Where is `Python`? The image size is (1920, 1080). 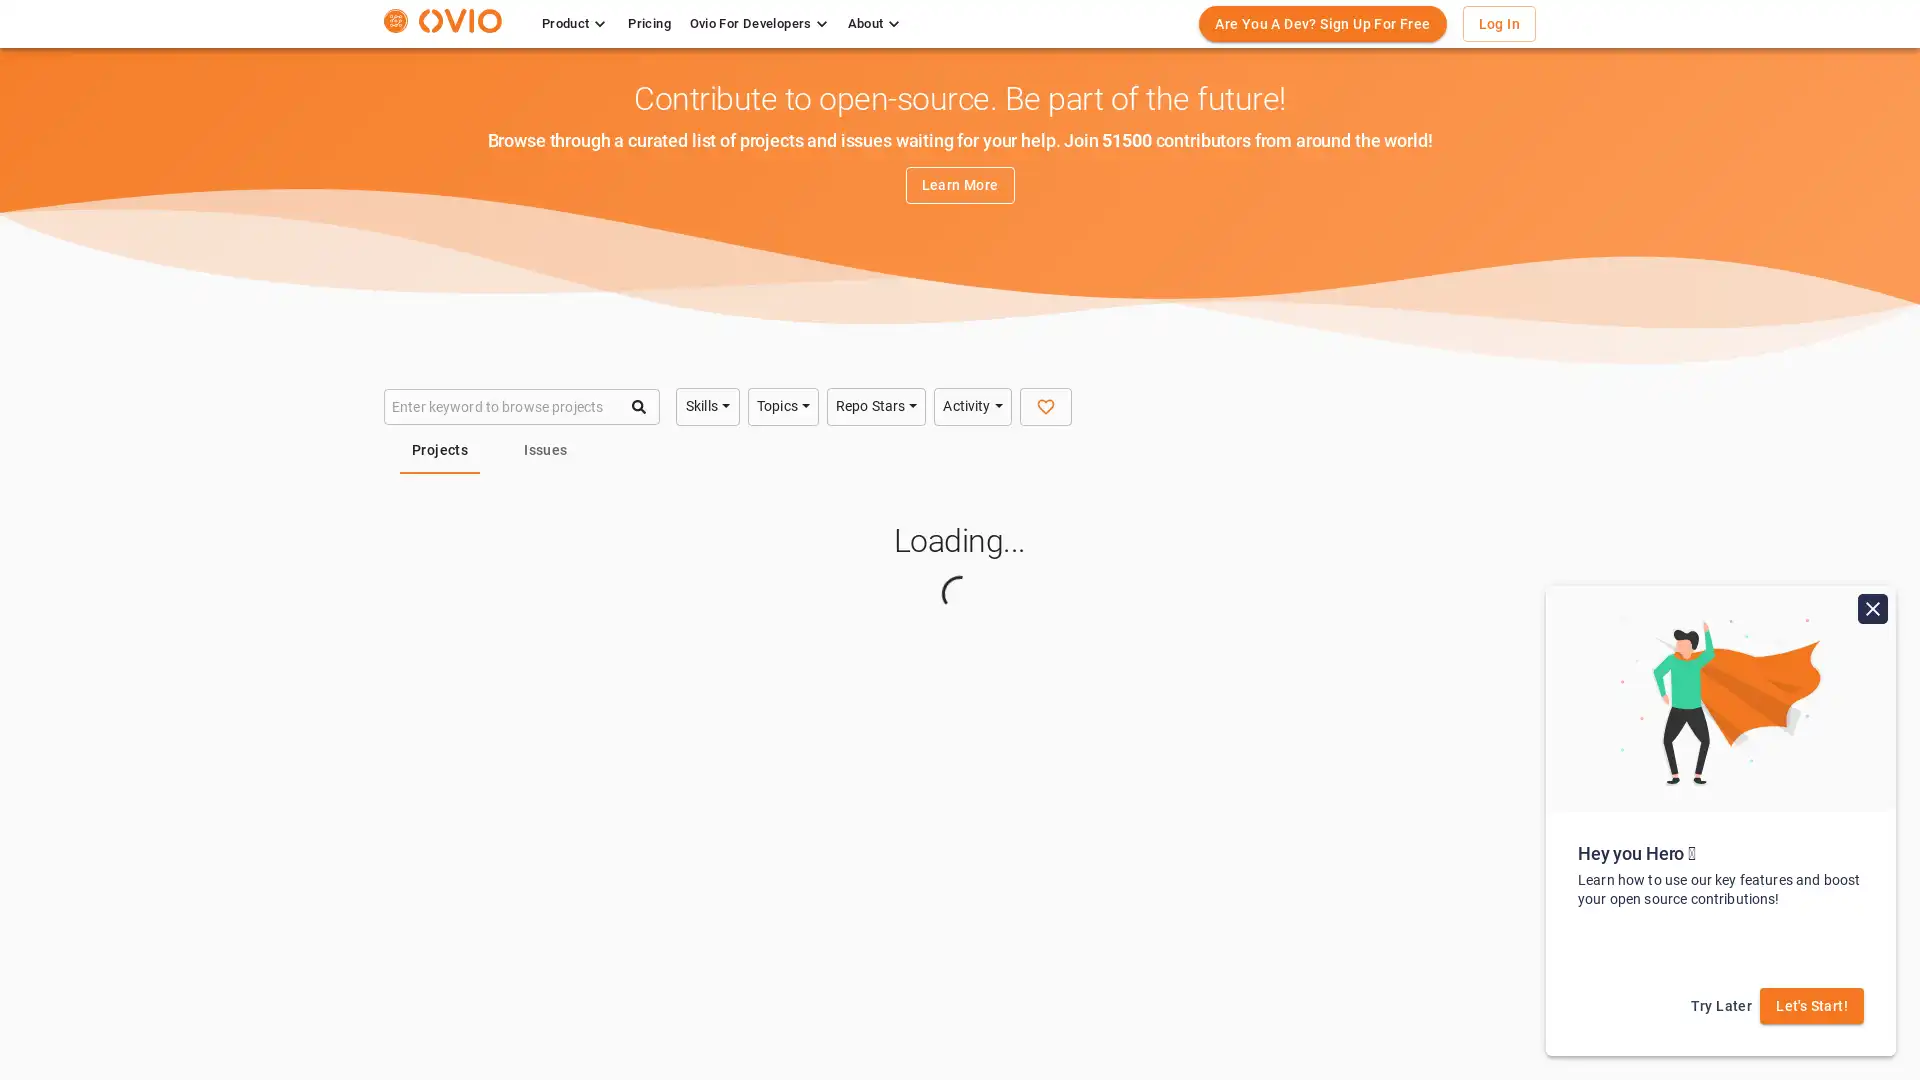
Python is located at coordinates (1314, 854).